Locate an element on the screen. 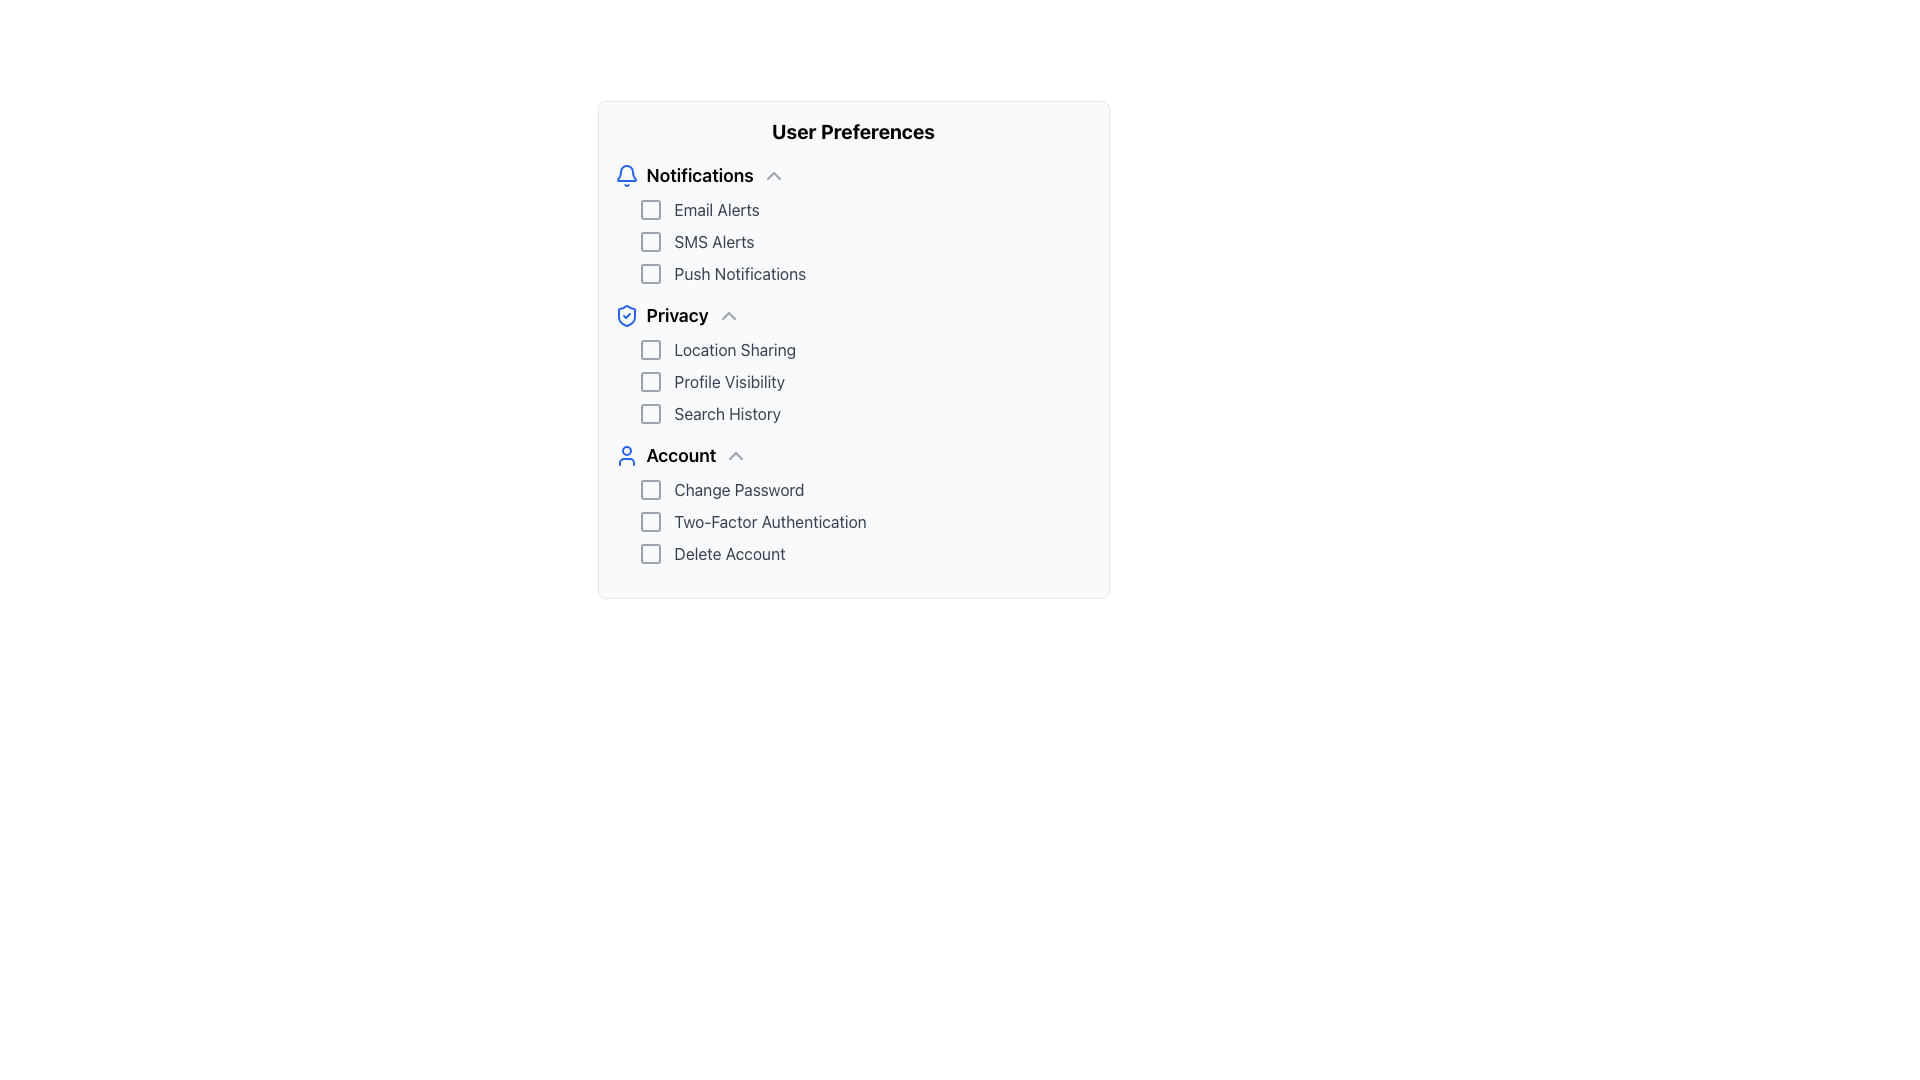  the account settings icon located in the 'Account' section of the user preferences panel for additional information is located at coordinates (625, 455).